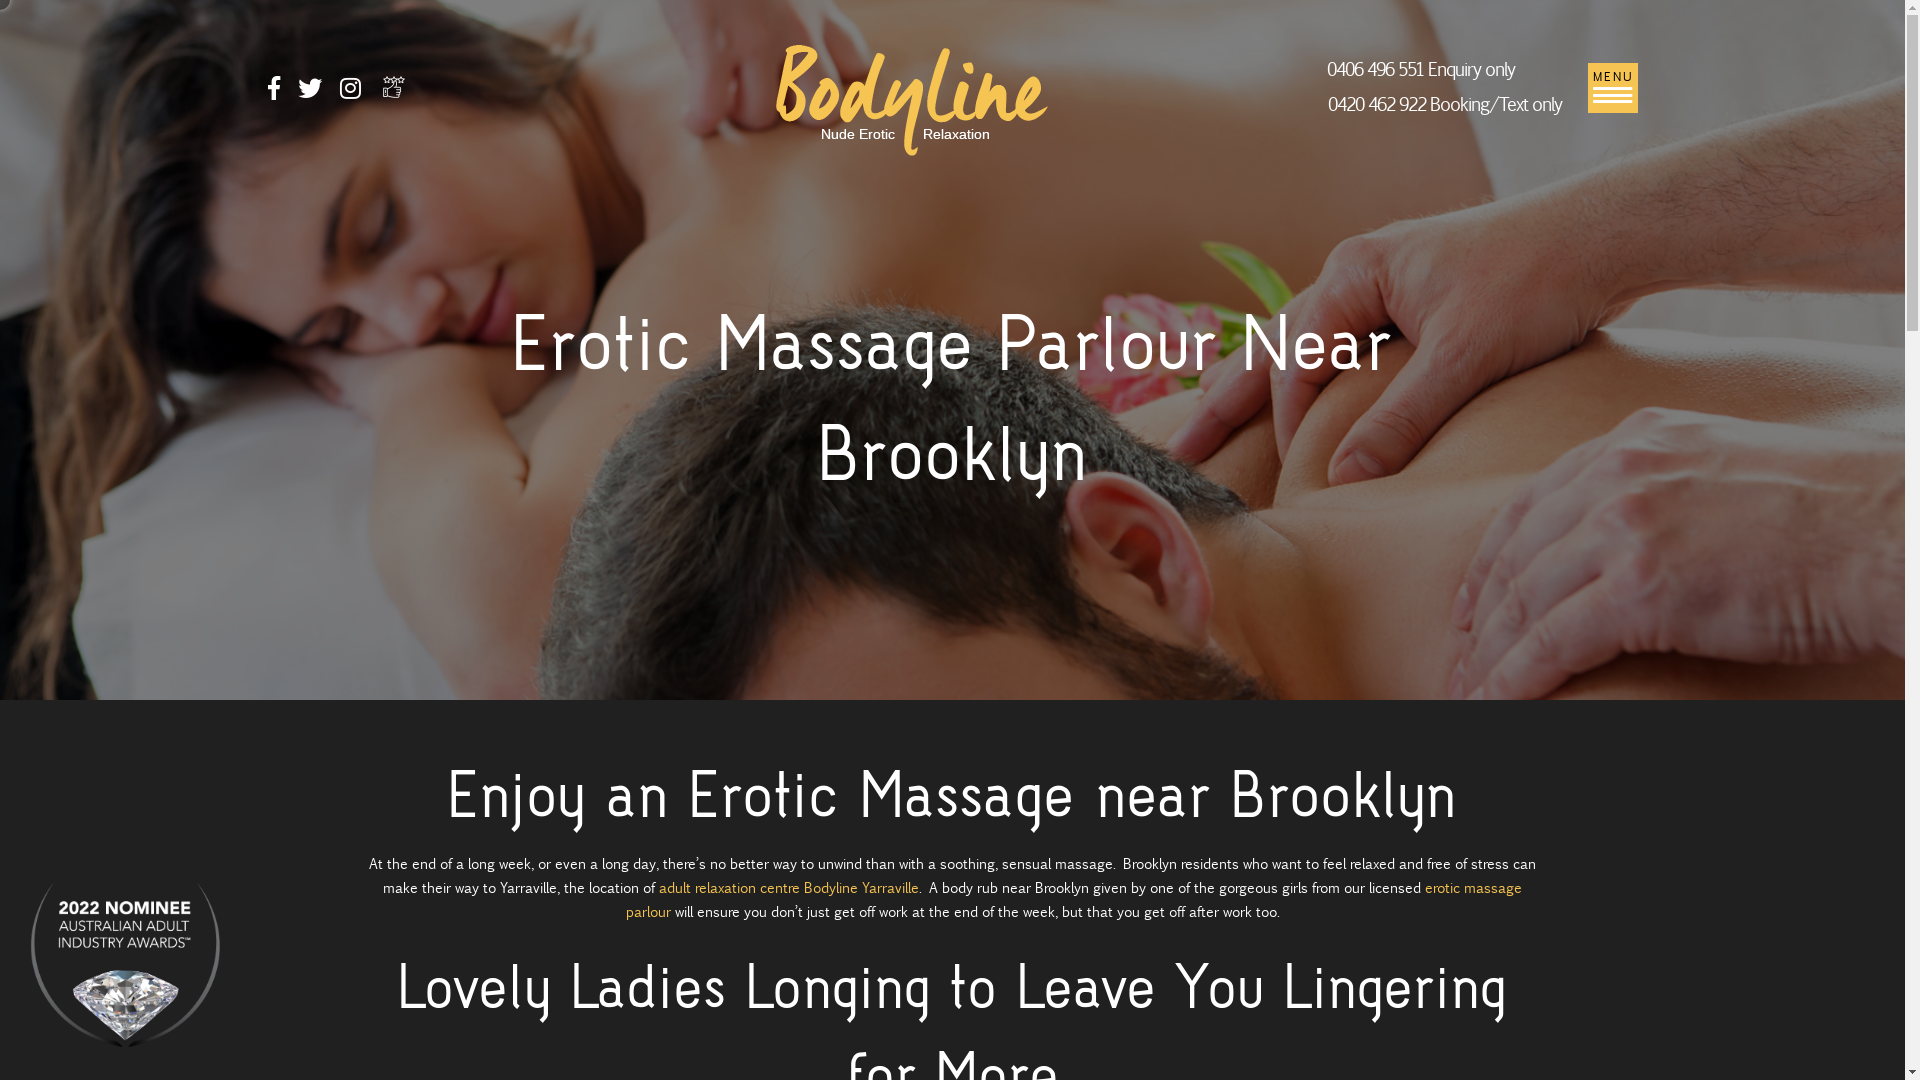 Image resolution: width=1920 pixels, height=1080 pixels. Describe the element at coordinates (350, 91) in the screenshot. I see `'Instagram'` at that location.